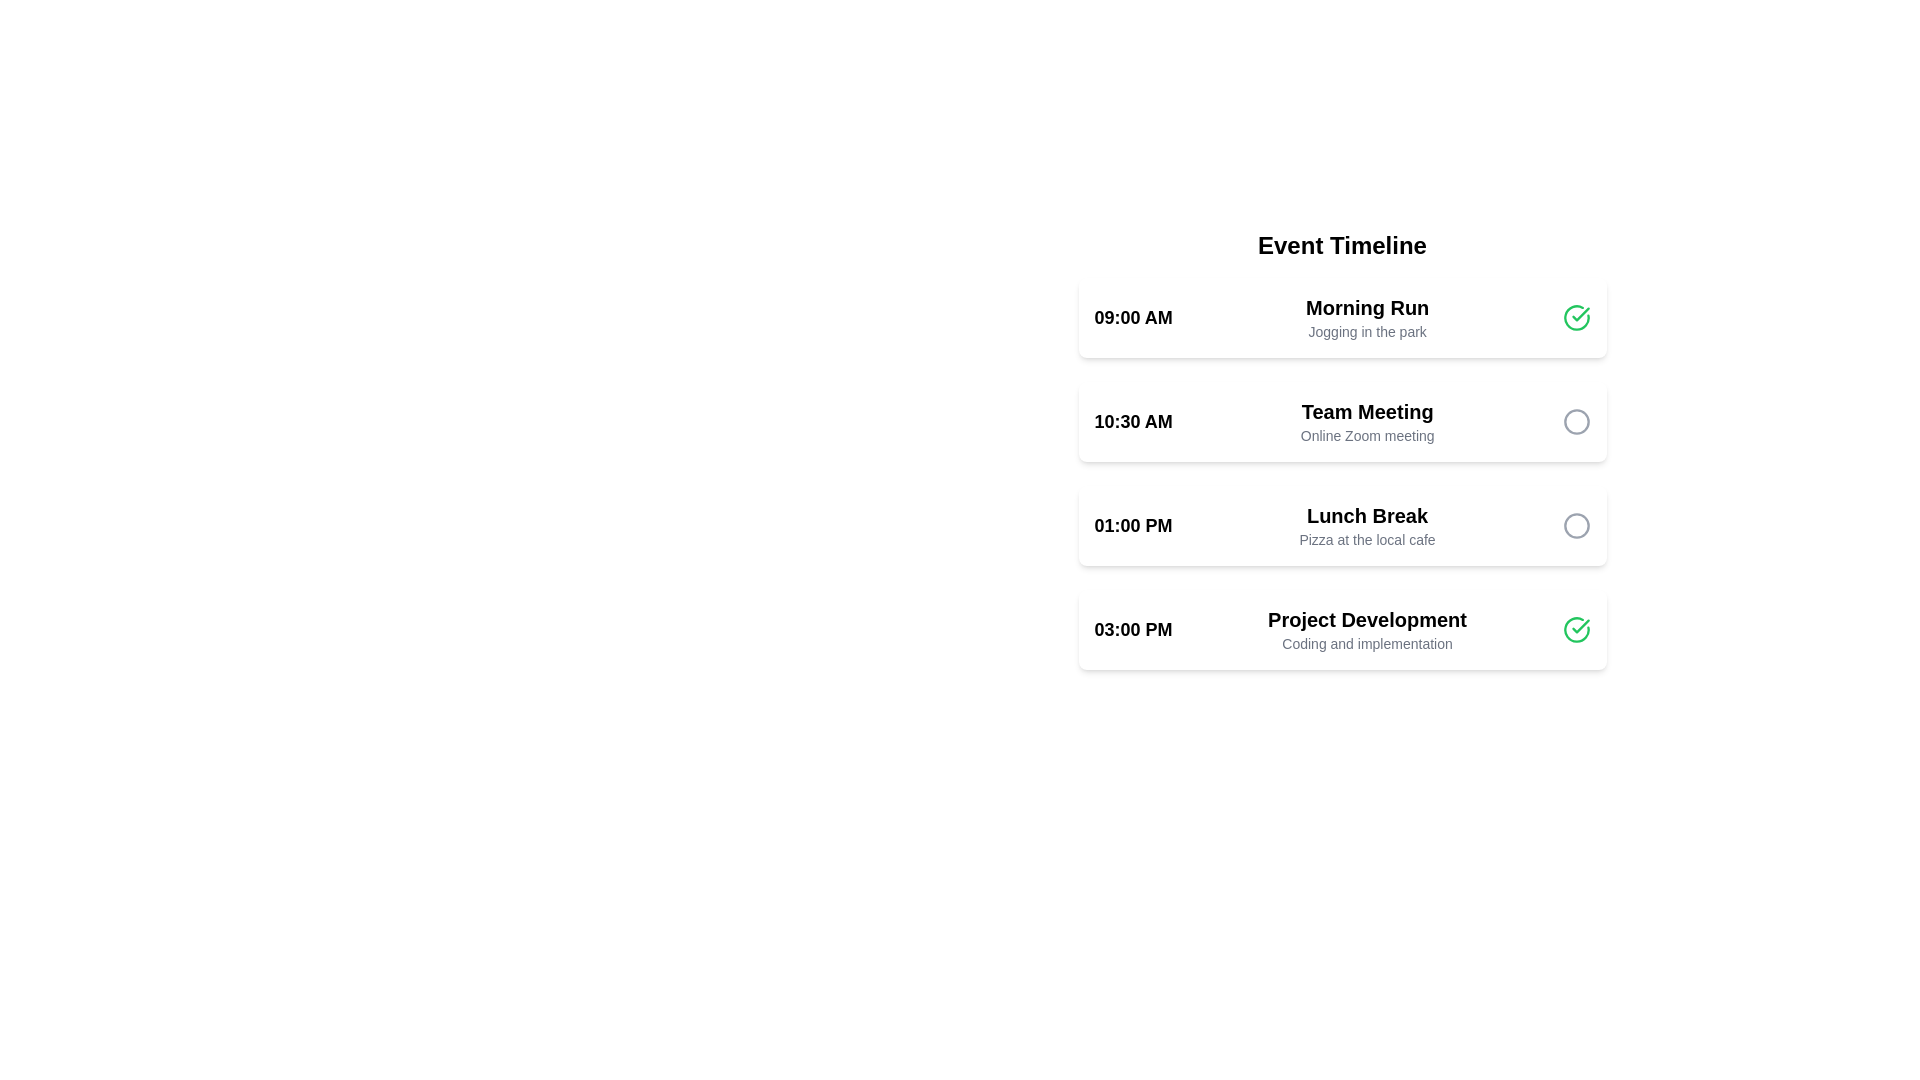 This screenshot has width=1920, height=1080. What do you see at coordinates (1575, 524) in the screenshot?
I see `the circular icon with a thin gray outline located to the far right of the 'Lunch Break' text information` at bounding box center [1575, 524].